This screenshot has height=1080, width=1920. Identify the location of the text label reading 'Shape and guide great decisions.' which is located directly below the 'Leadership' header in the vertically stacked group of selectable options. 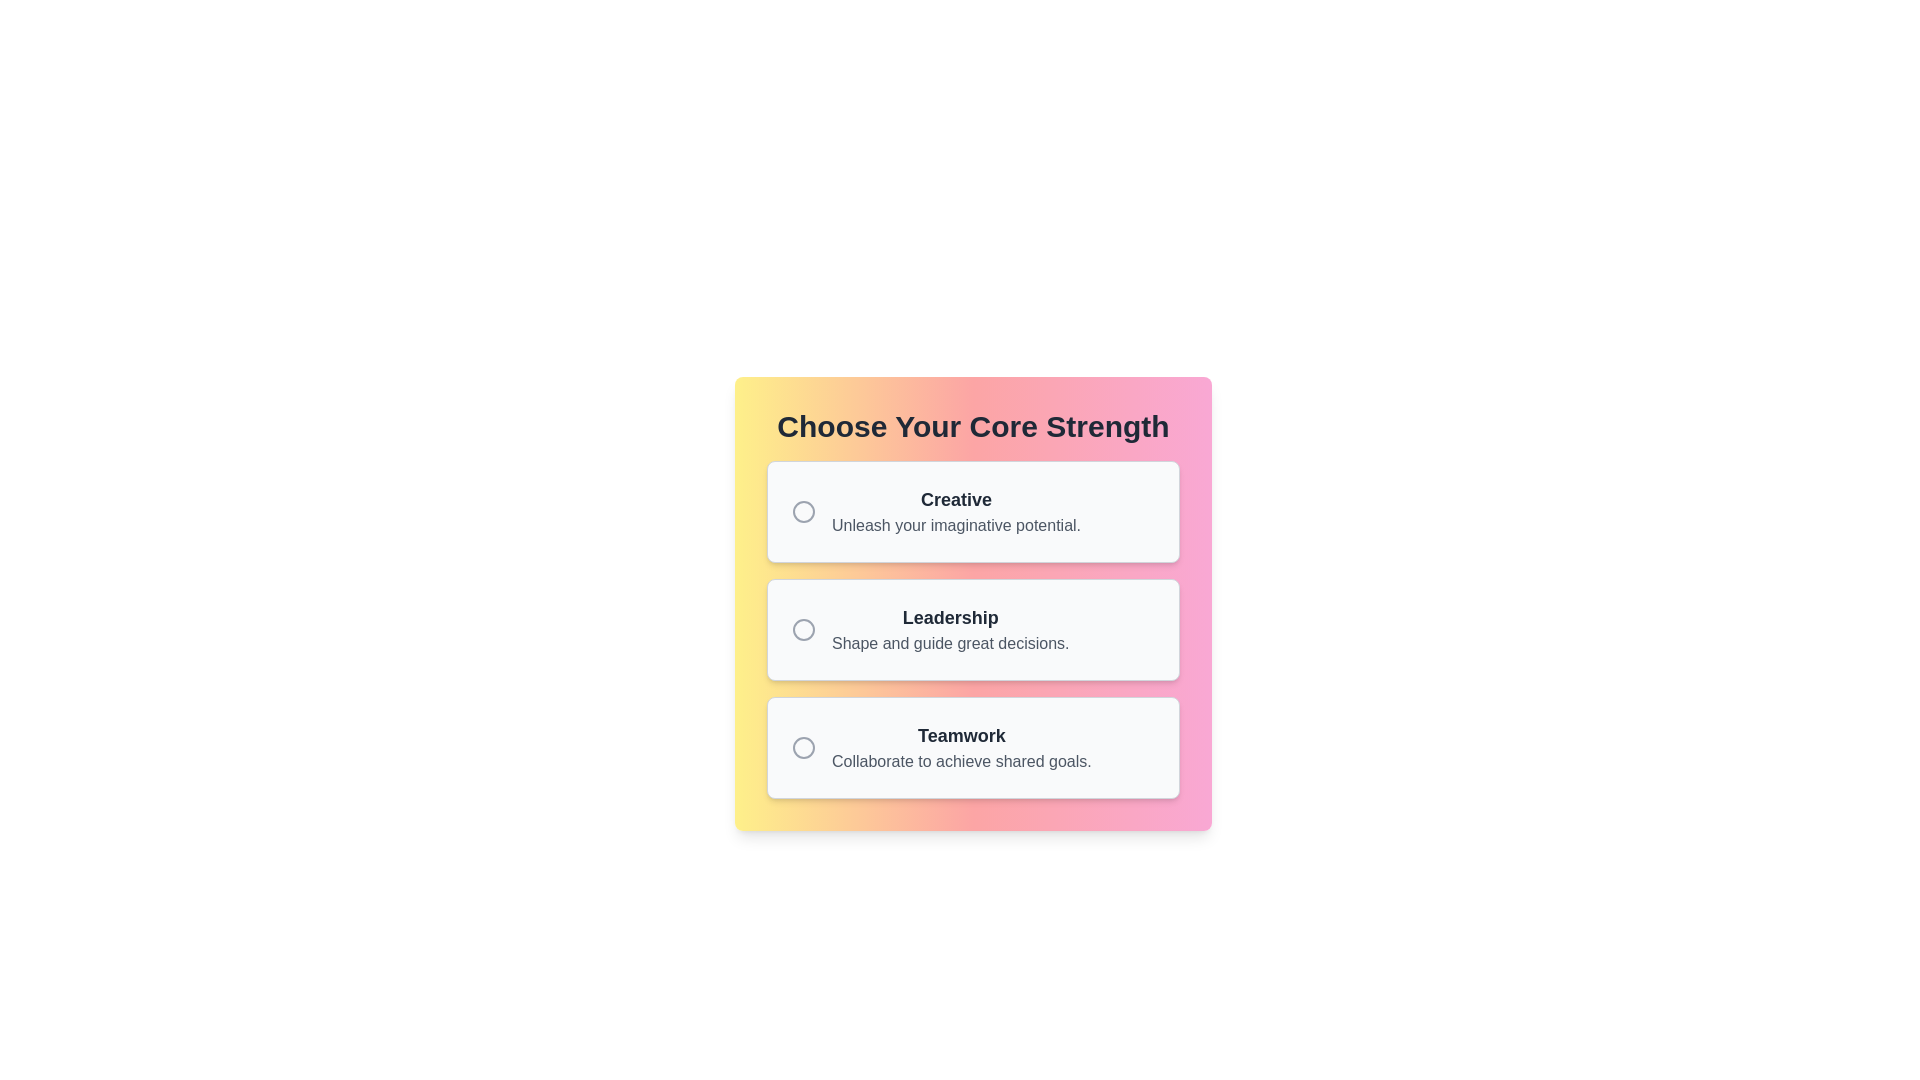
(949, 644).